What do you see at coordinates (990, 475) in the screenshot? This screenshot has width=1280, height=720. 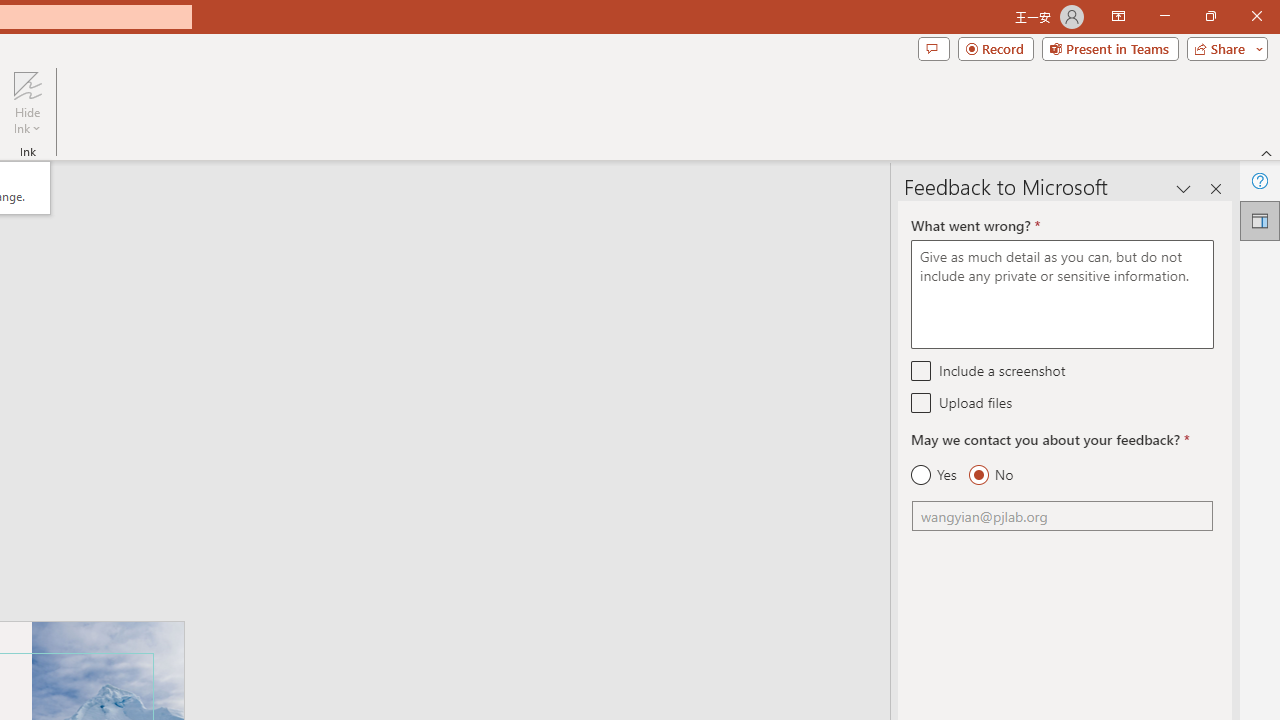 I see `'No'` at bounding box center [990, 475].